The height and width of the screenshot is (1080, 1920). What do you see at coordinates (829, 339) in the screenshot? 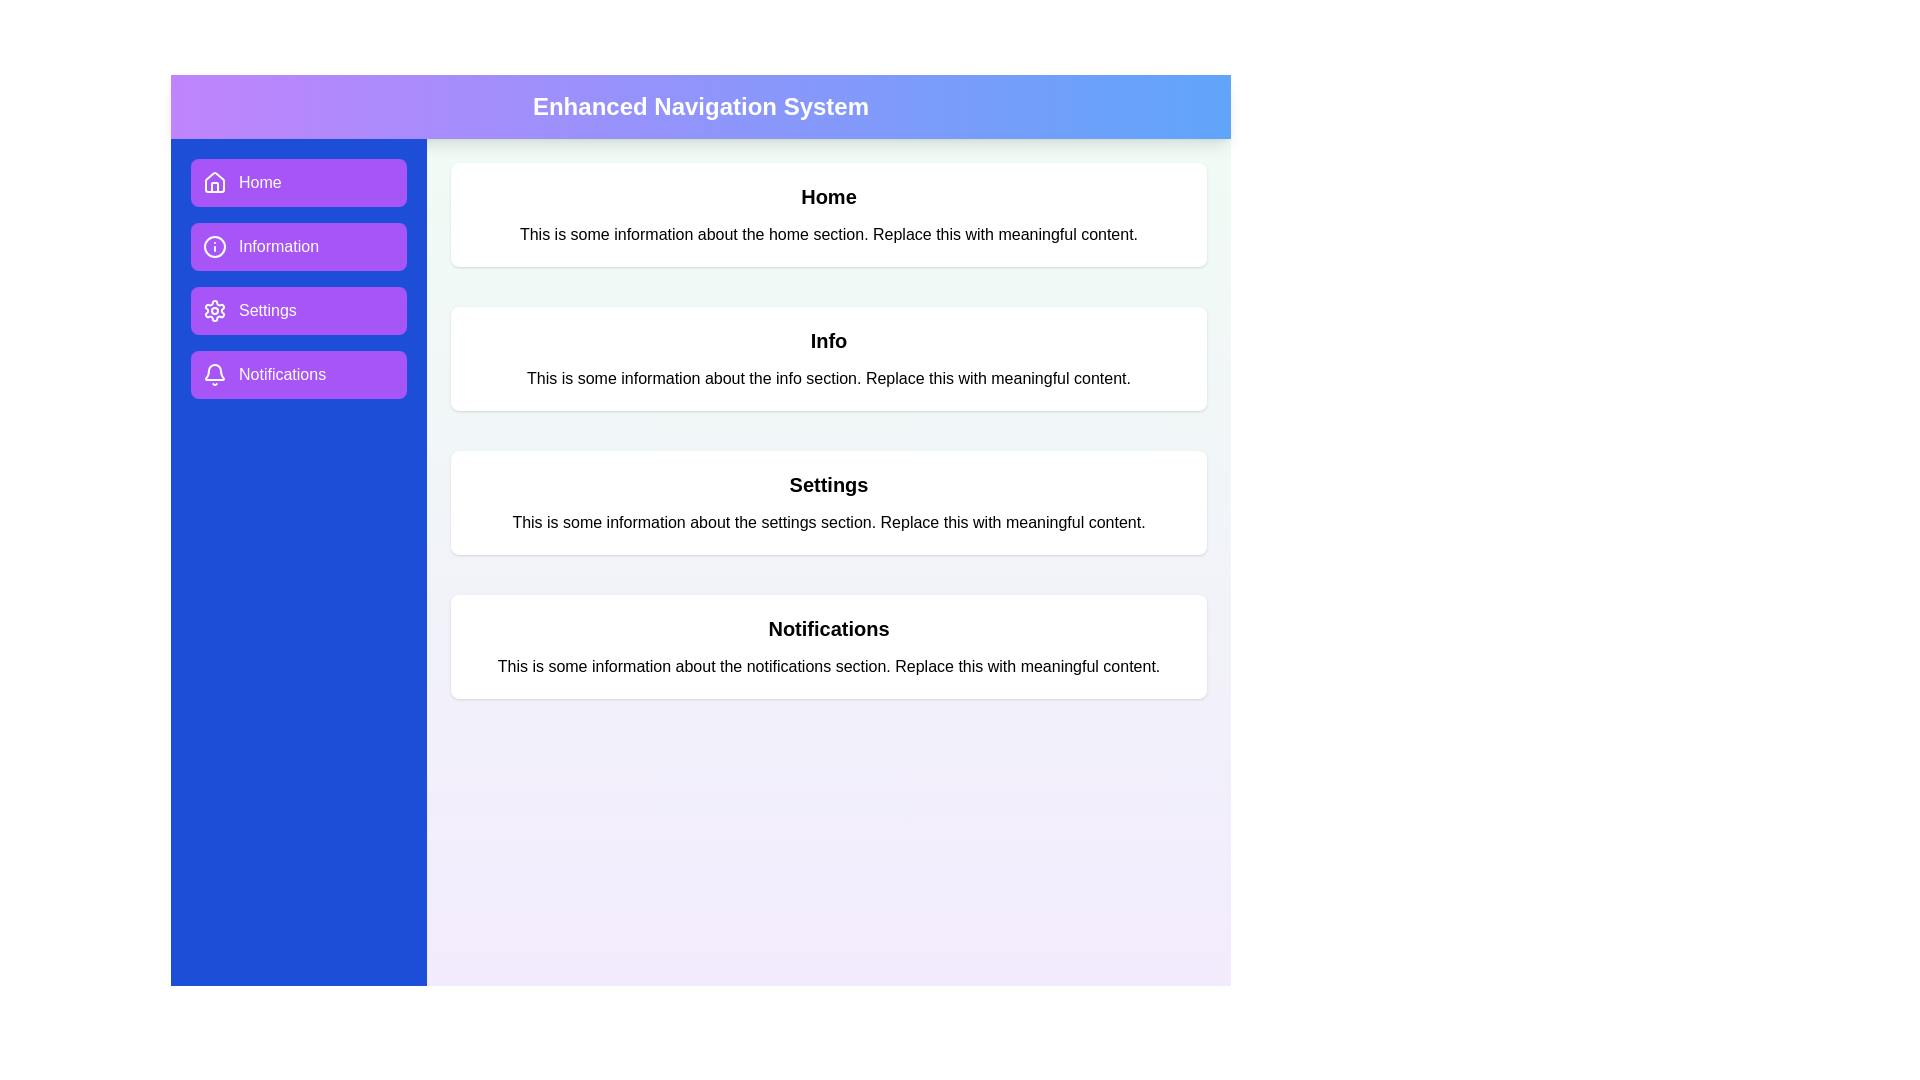
I see `the 'Info' text label, which is styled in bold, large font and located above descriptive text in the 'Info' section` at bounding box center [829, 339].